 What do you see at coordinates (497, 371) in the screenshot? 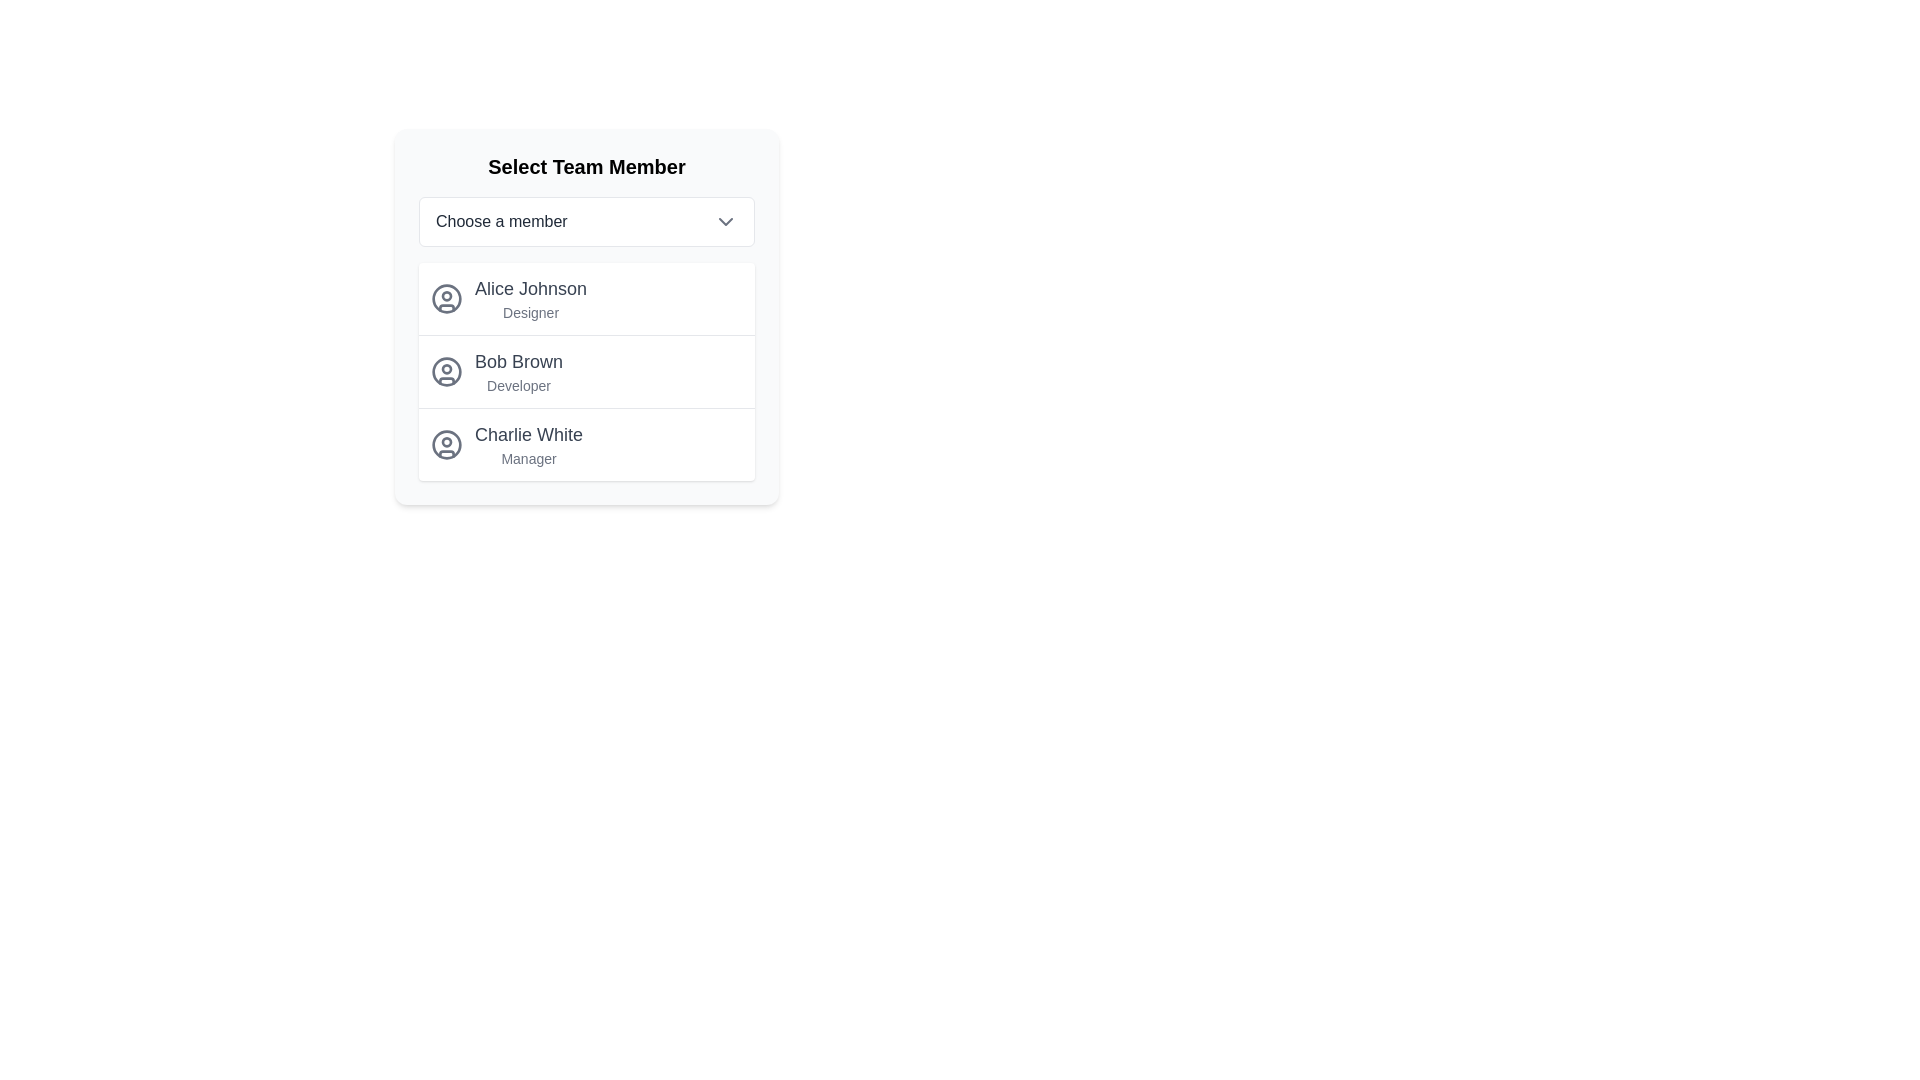
I see `the second profile entry in the team member list, located between 'Alice Johnson' and 'Charlie White'` at bounding box center [497, 371].